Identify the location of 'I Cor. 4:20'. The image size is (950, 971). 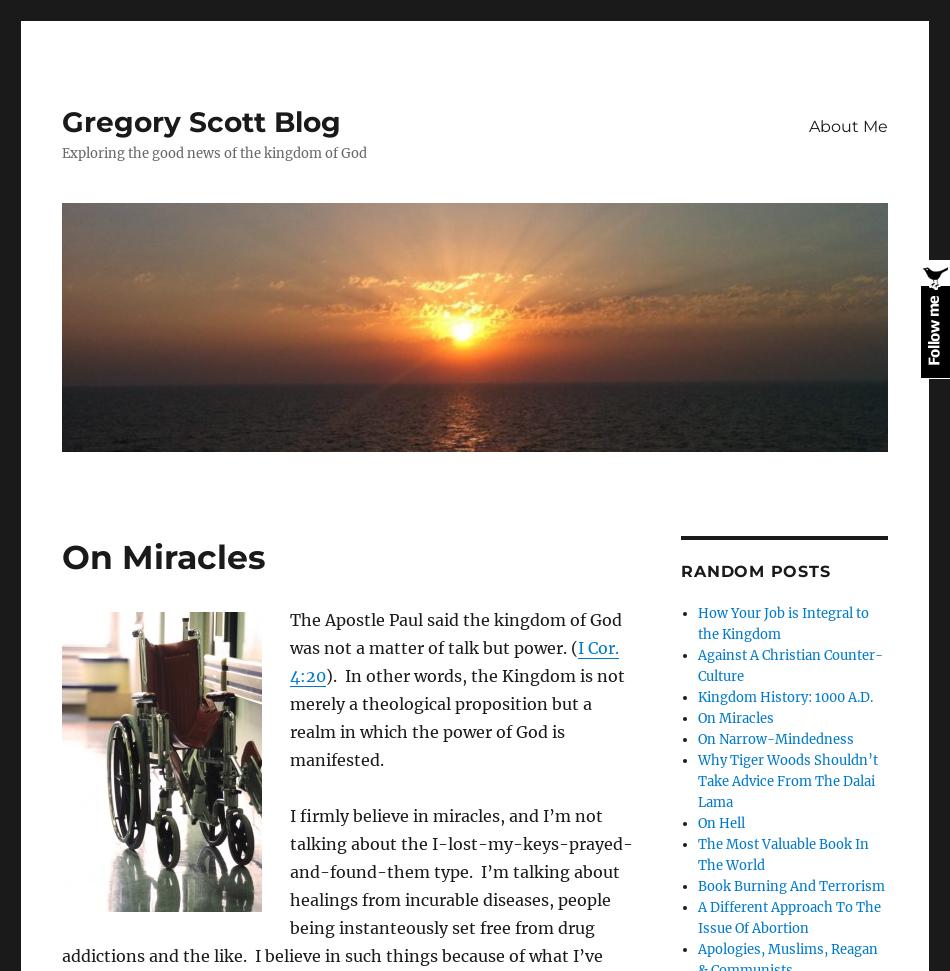
(453, 662).